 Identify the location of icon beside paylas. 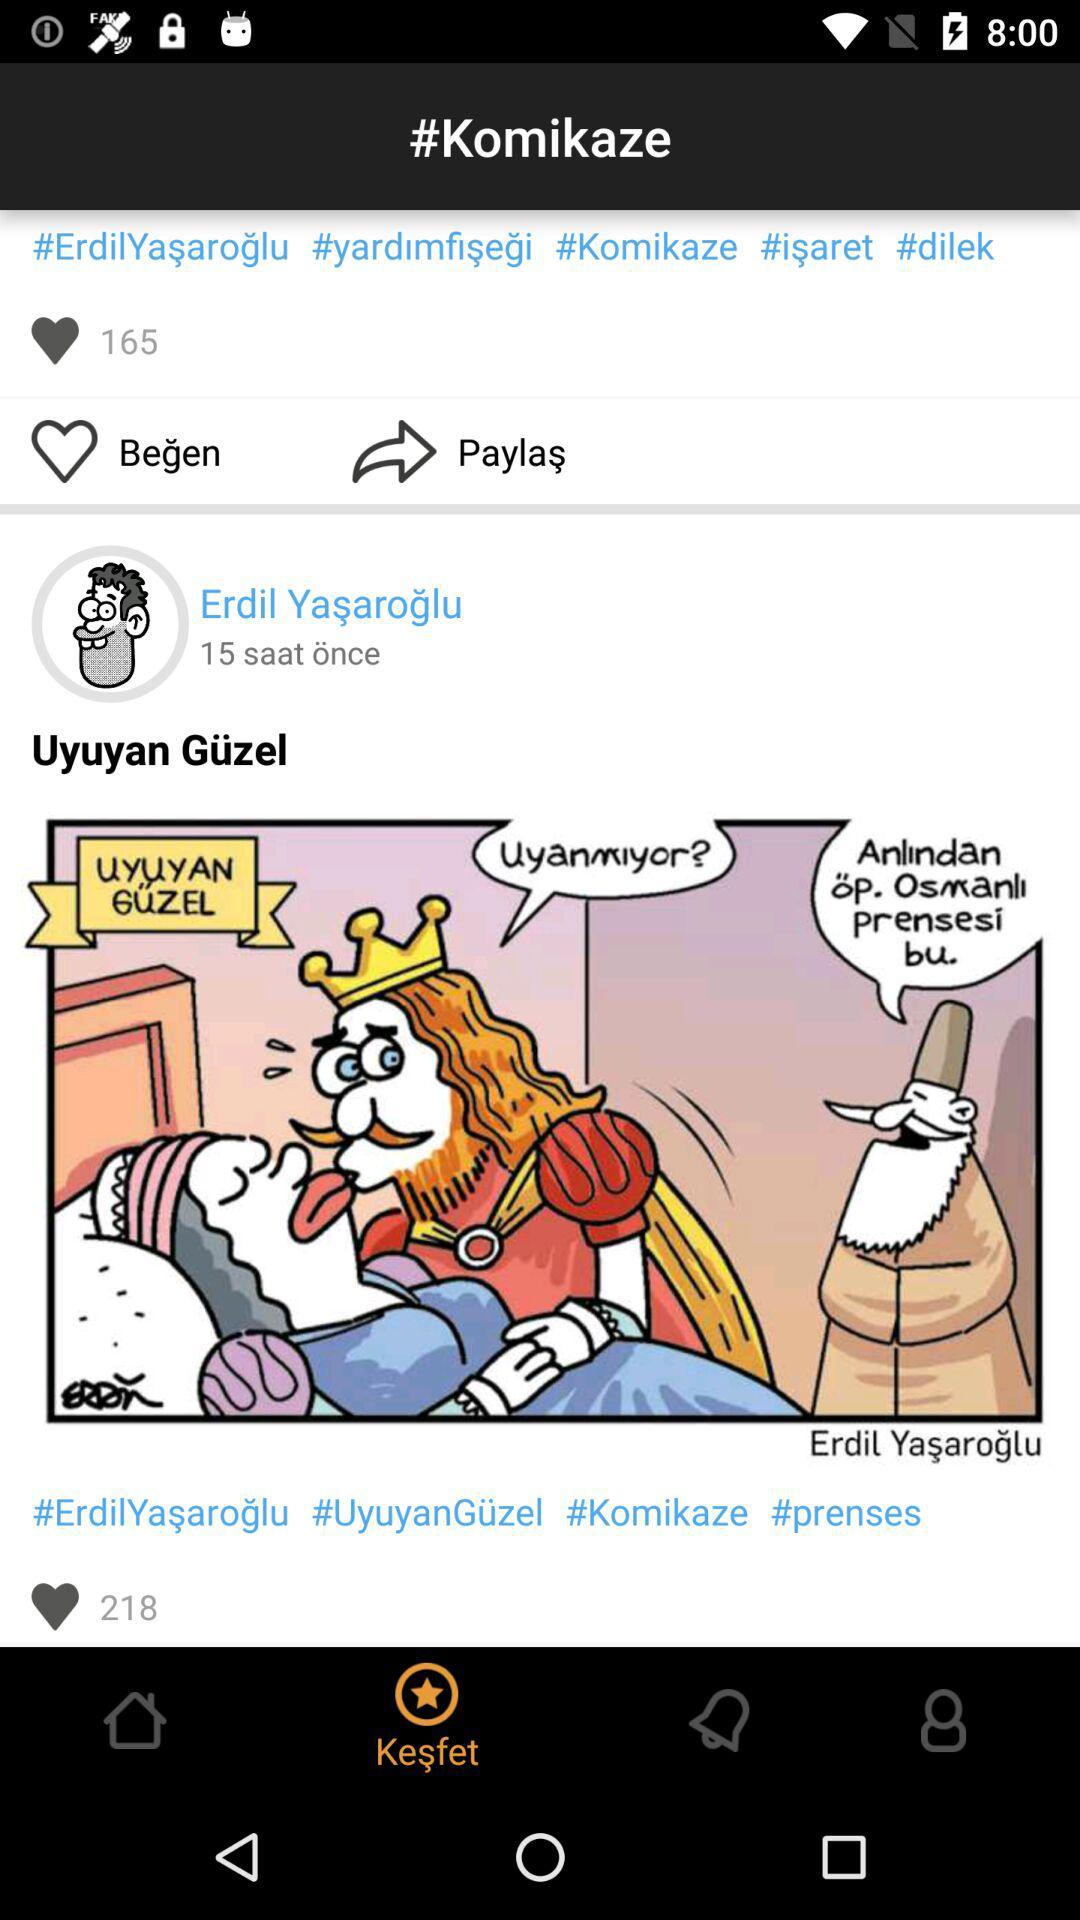
(394, 450).